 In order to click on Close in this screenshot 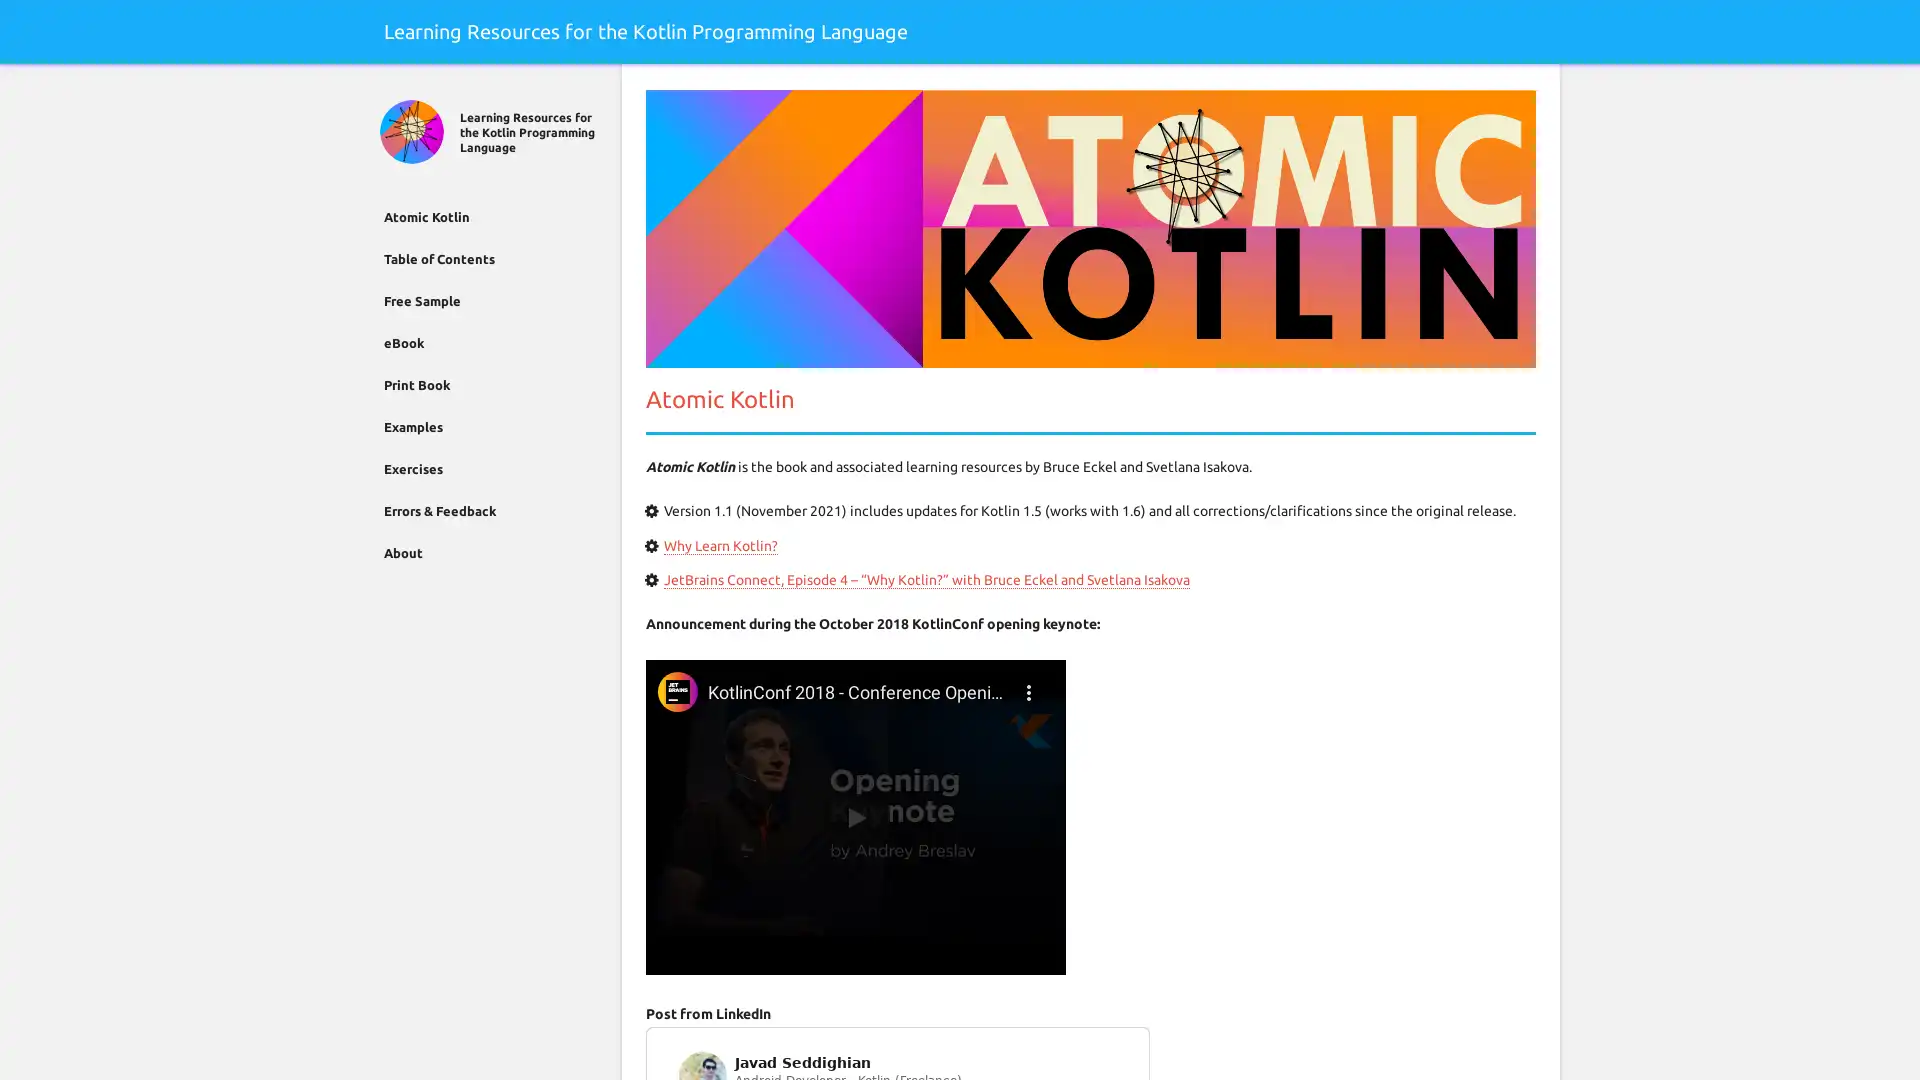, I will do `click(392, 87)`.